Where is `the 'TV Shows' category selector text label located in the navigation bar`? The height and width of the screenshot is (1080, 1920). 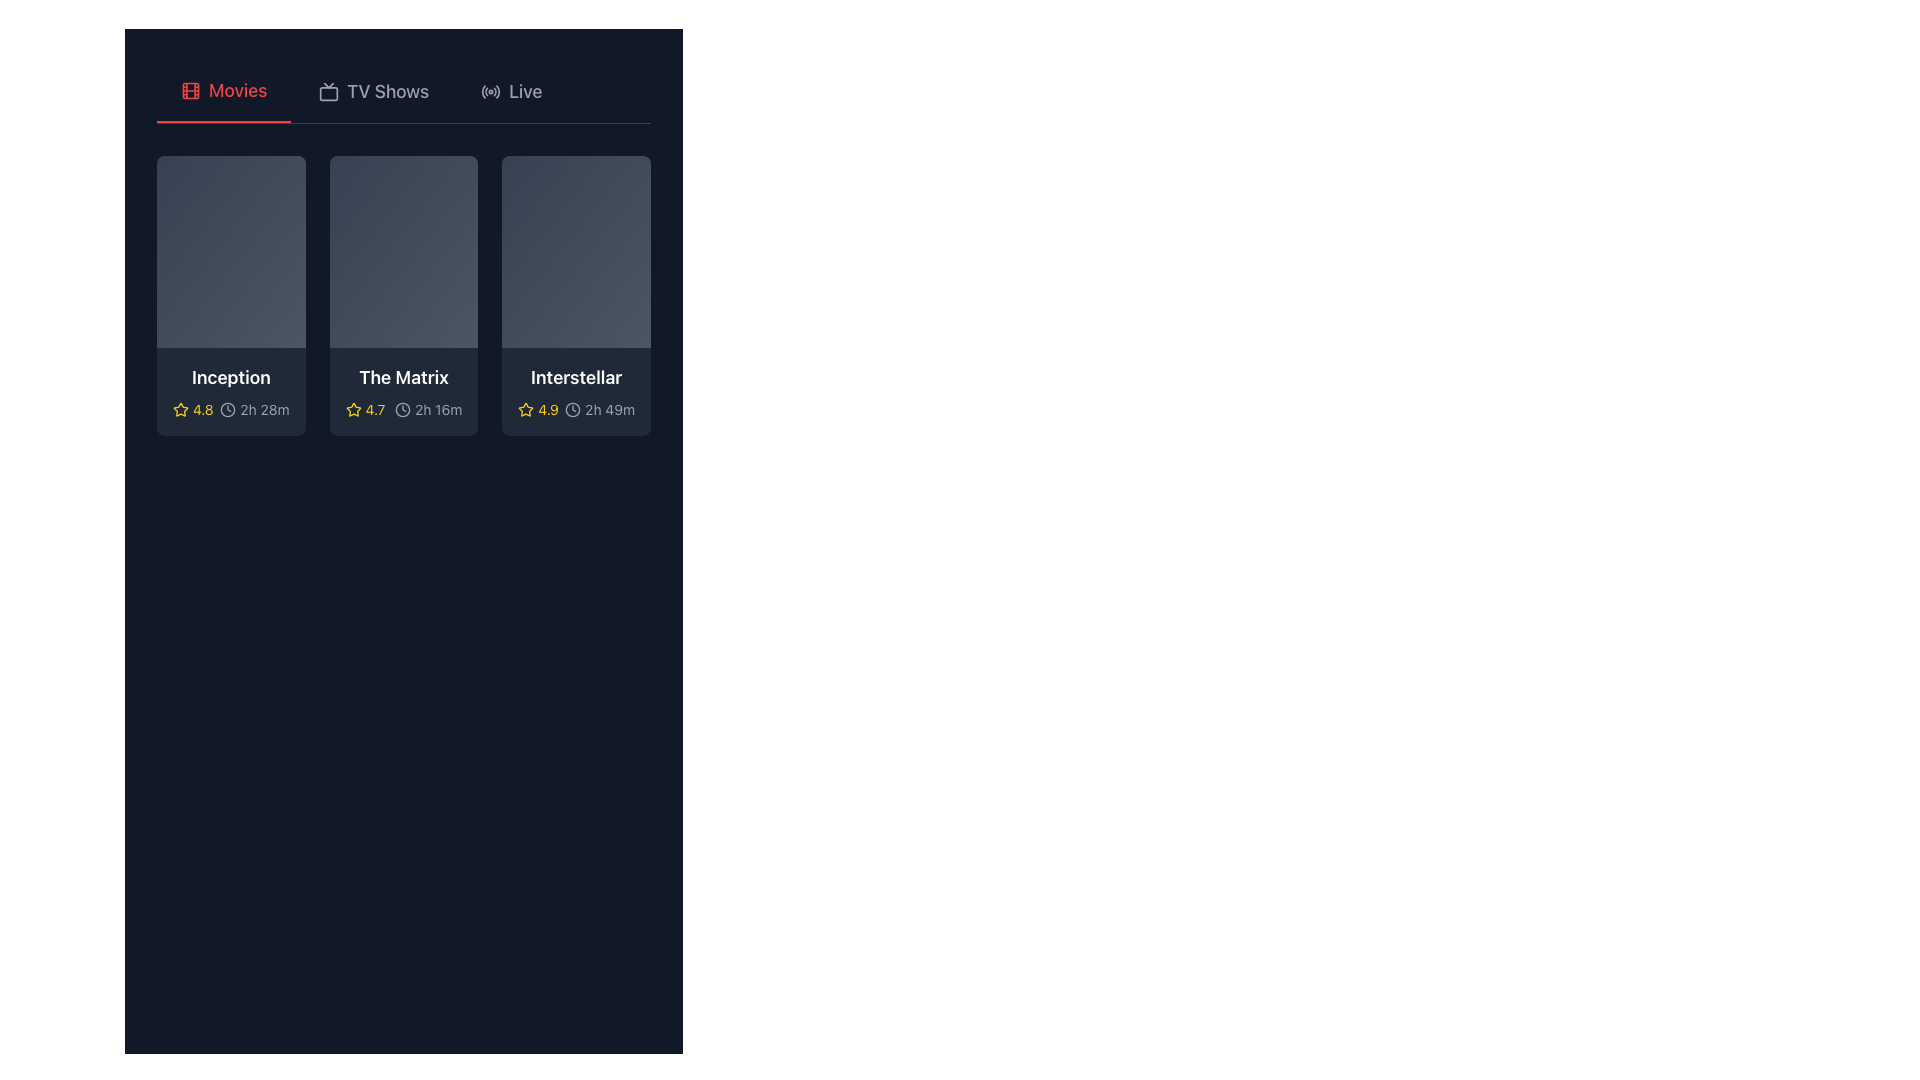
the 'TV Shows' category selector text label located in the navigation bar is located at coordinates (388, 92).